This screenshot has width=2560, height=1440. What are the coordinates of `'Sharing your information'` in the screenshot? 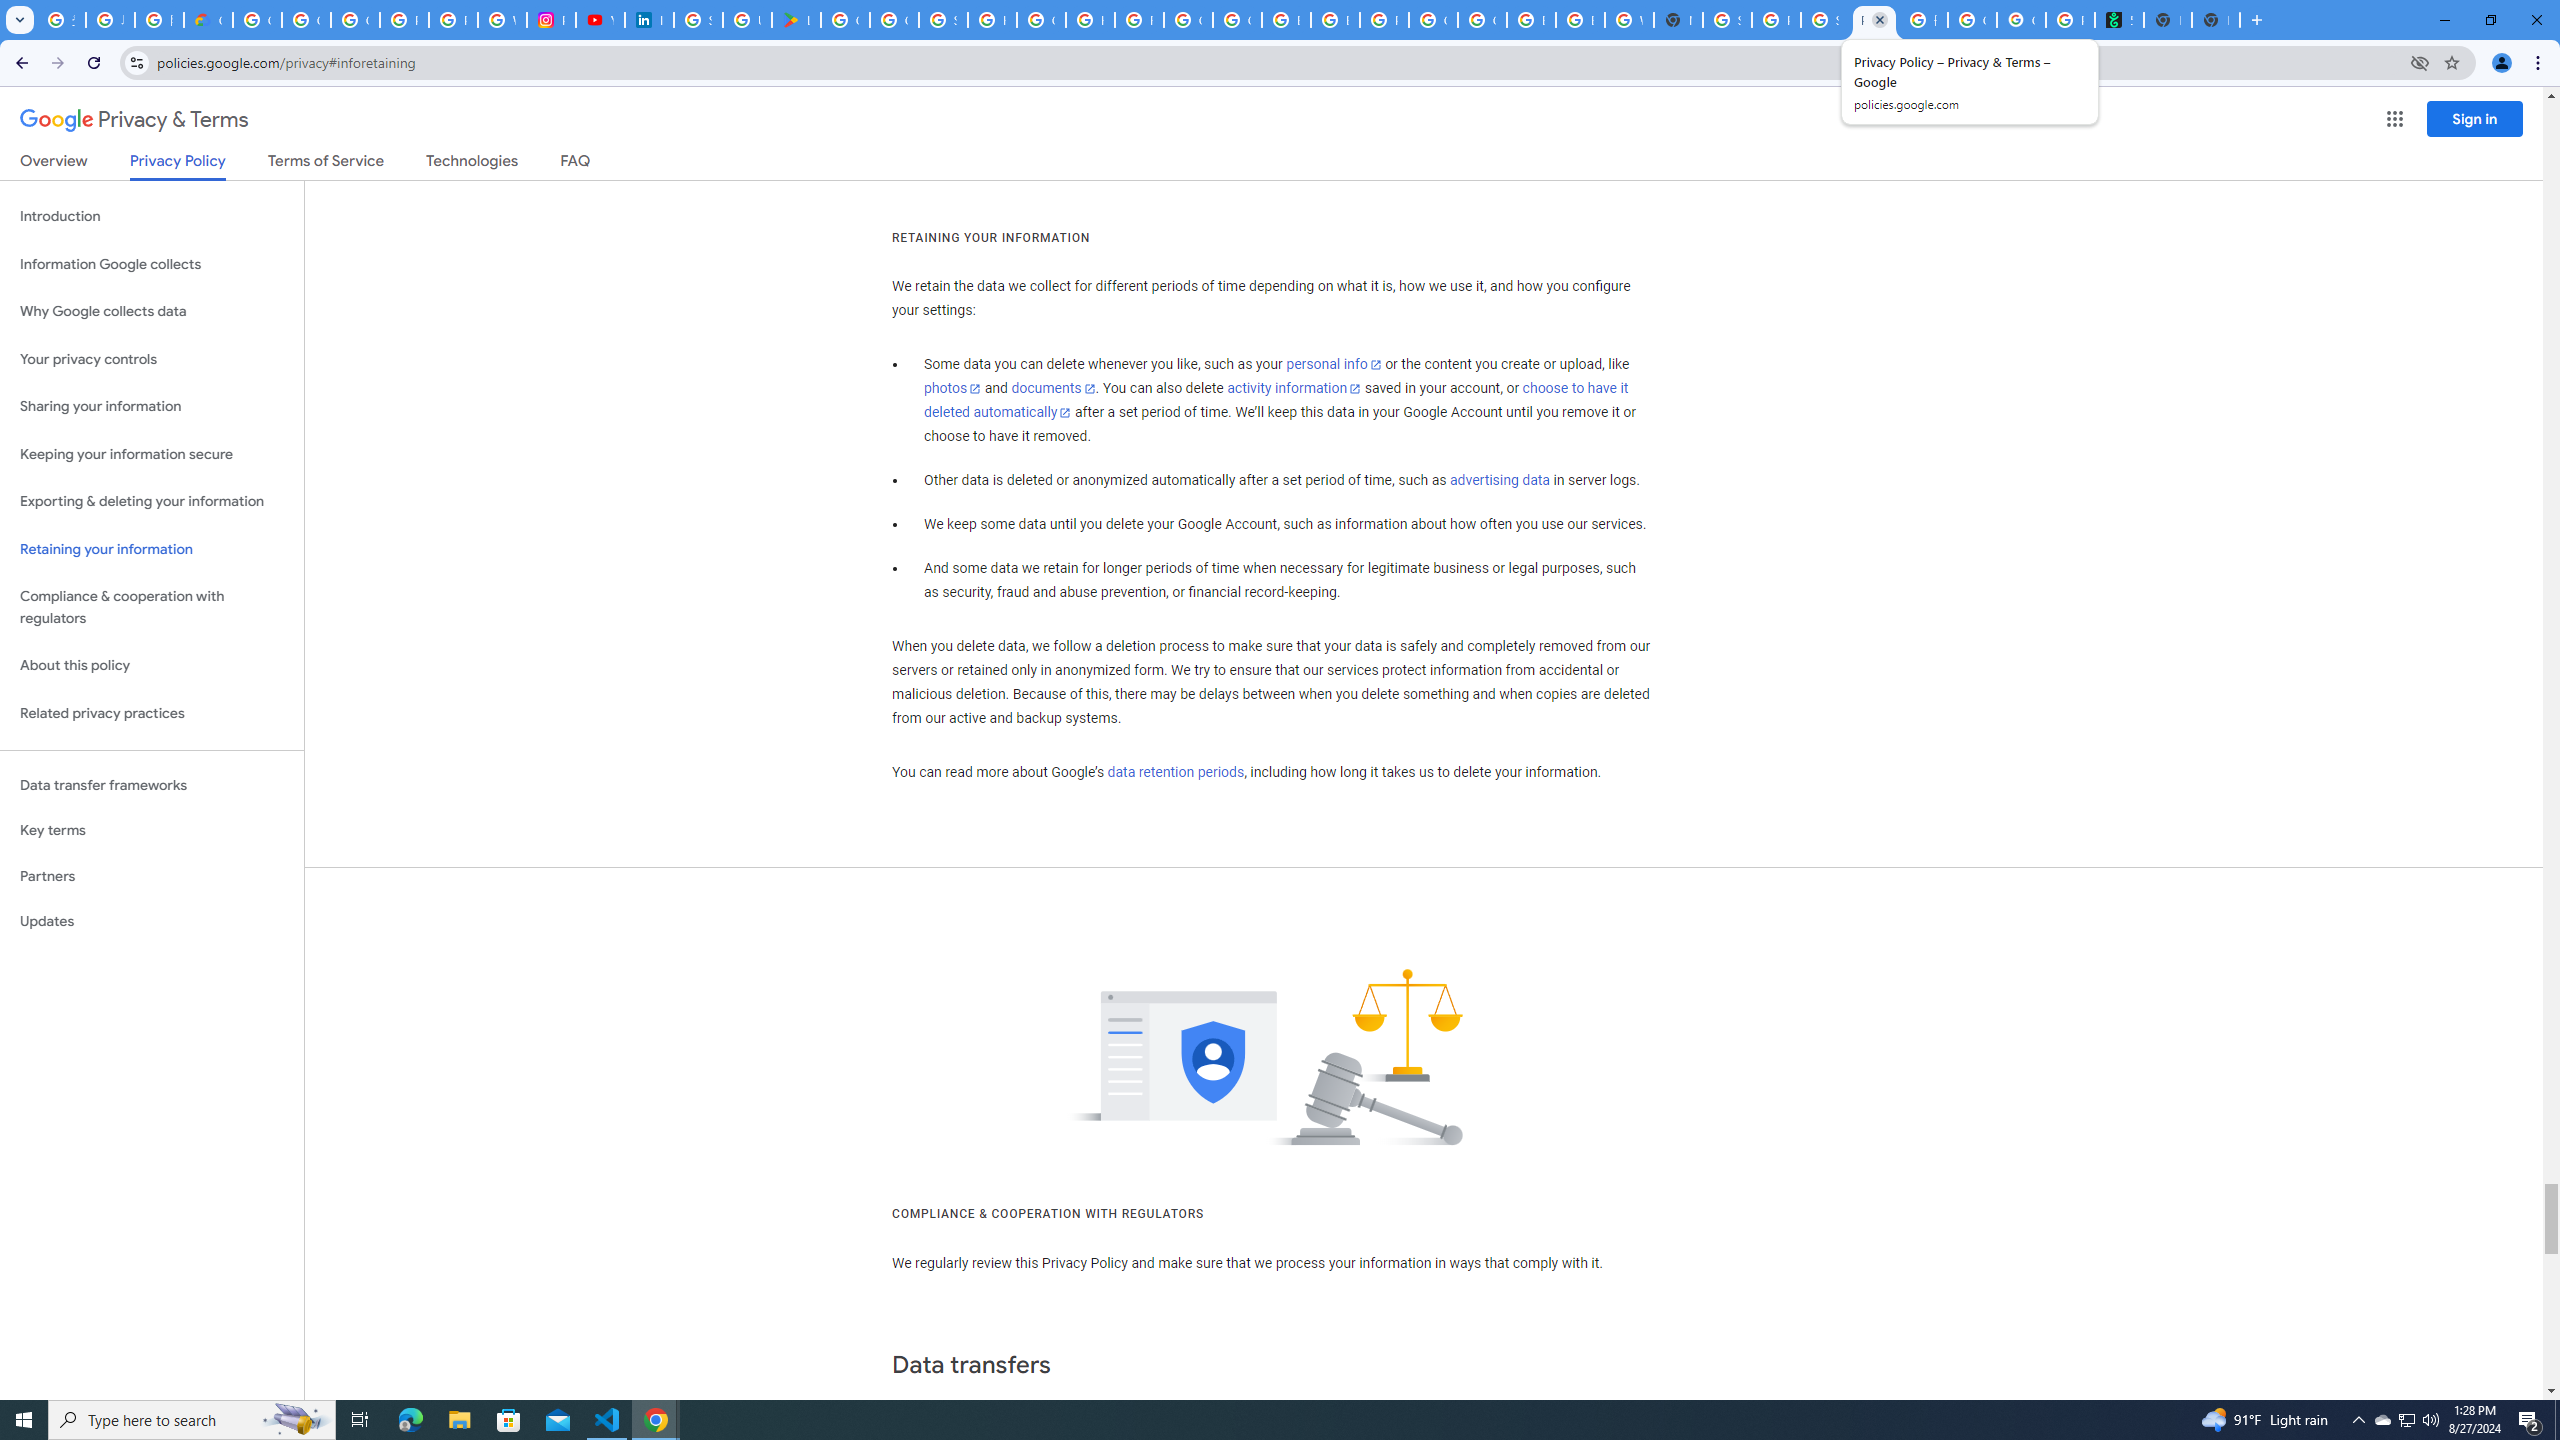 It's located at (151, 405).